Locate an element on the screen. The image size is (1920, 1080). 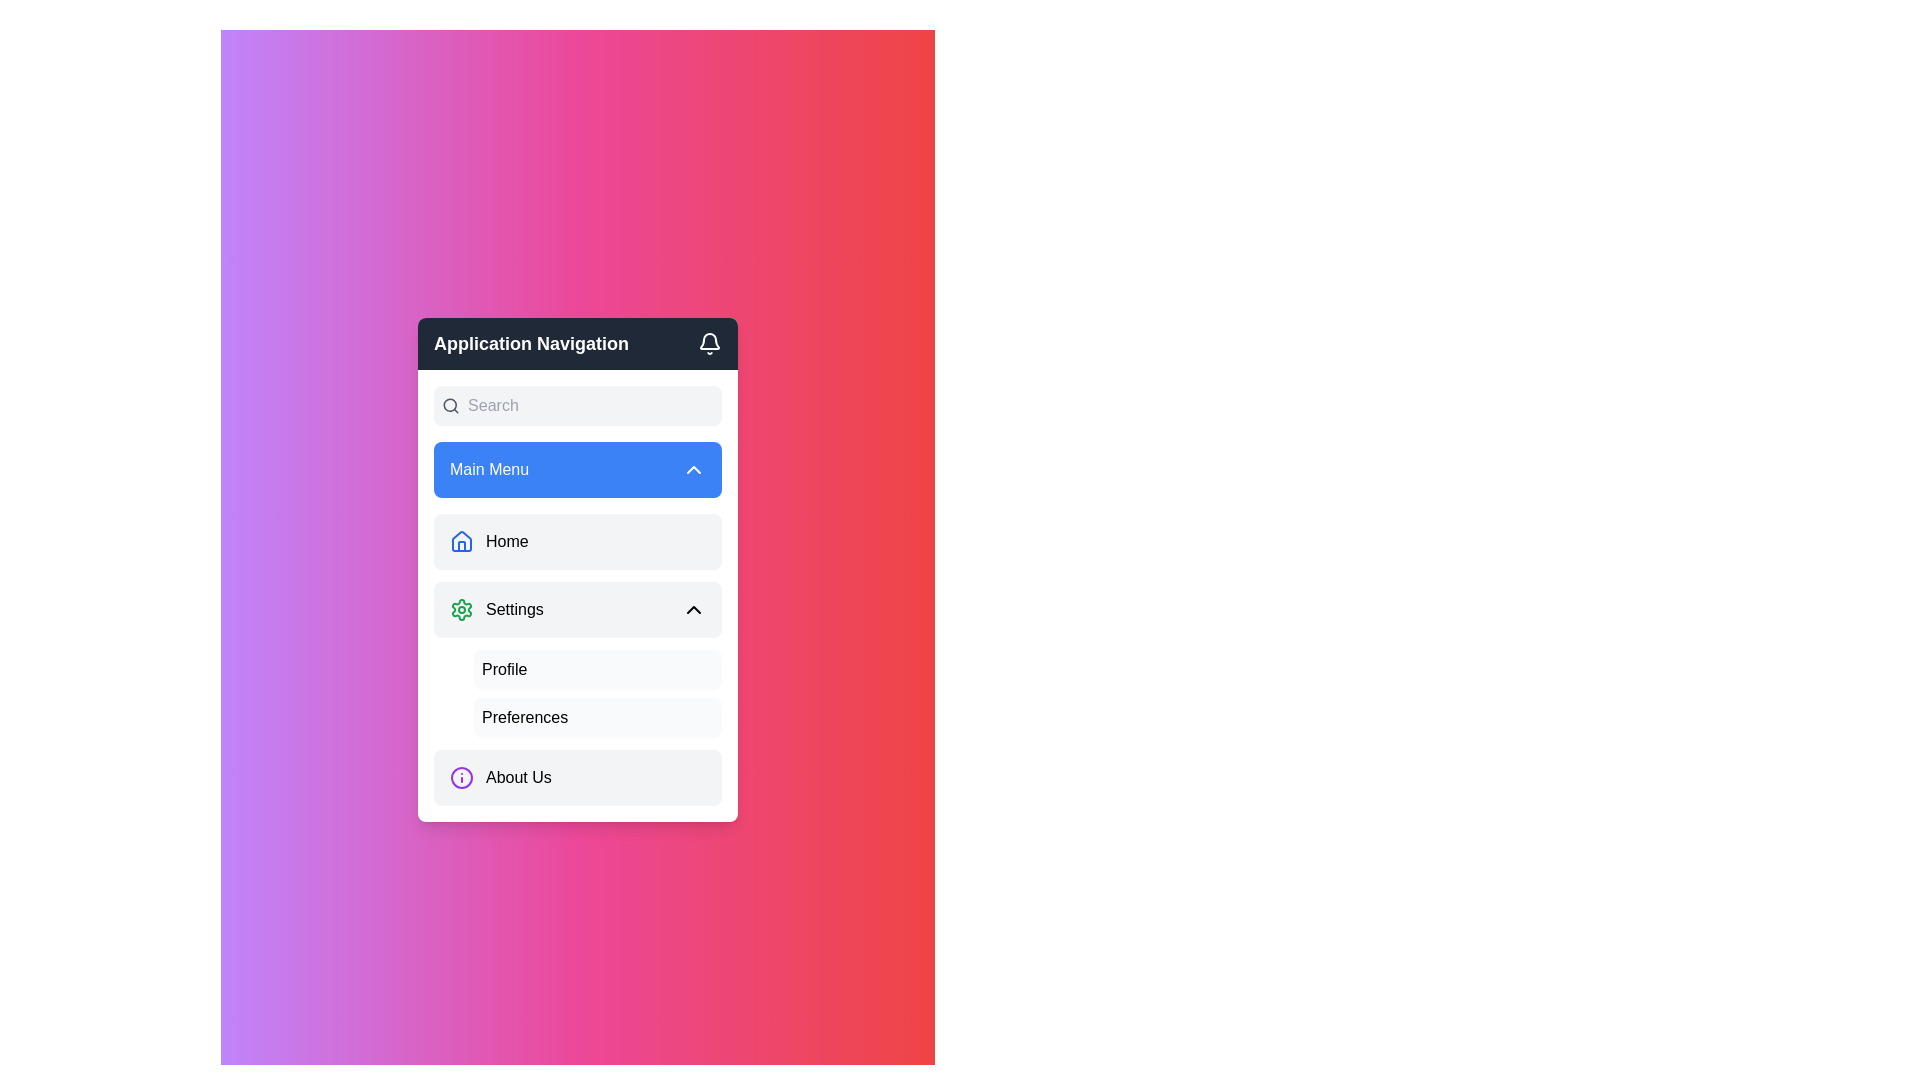
the bell icon located in the top right corner of the header bar titled 'Application Navigation' is located at coordinates (710, 342).